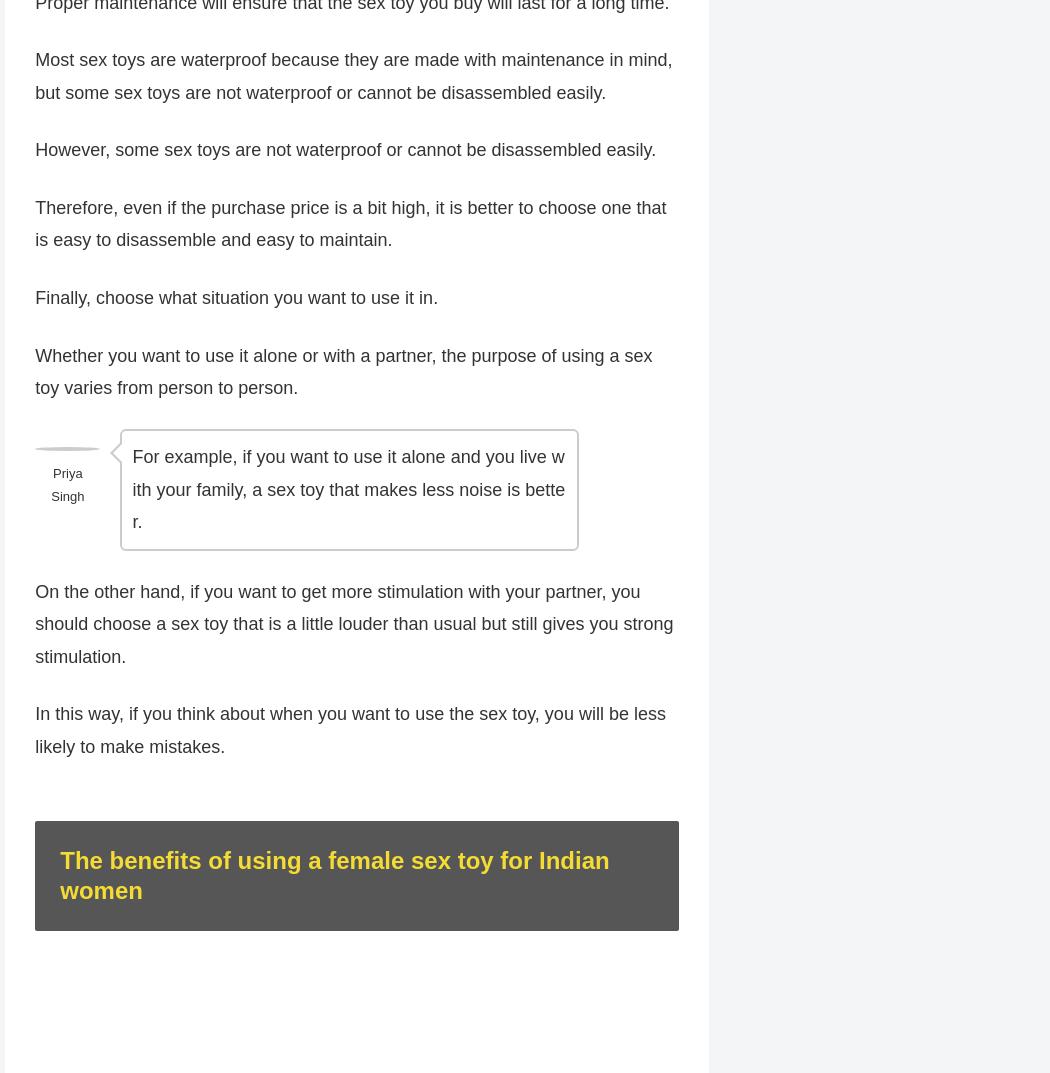 This screenshot has width=1050, height=1073. I want to click on 'However, some sex toys are not waterproof or cannot be disassembled easily.', so click(344, 151).